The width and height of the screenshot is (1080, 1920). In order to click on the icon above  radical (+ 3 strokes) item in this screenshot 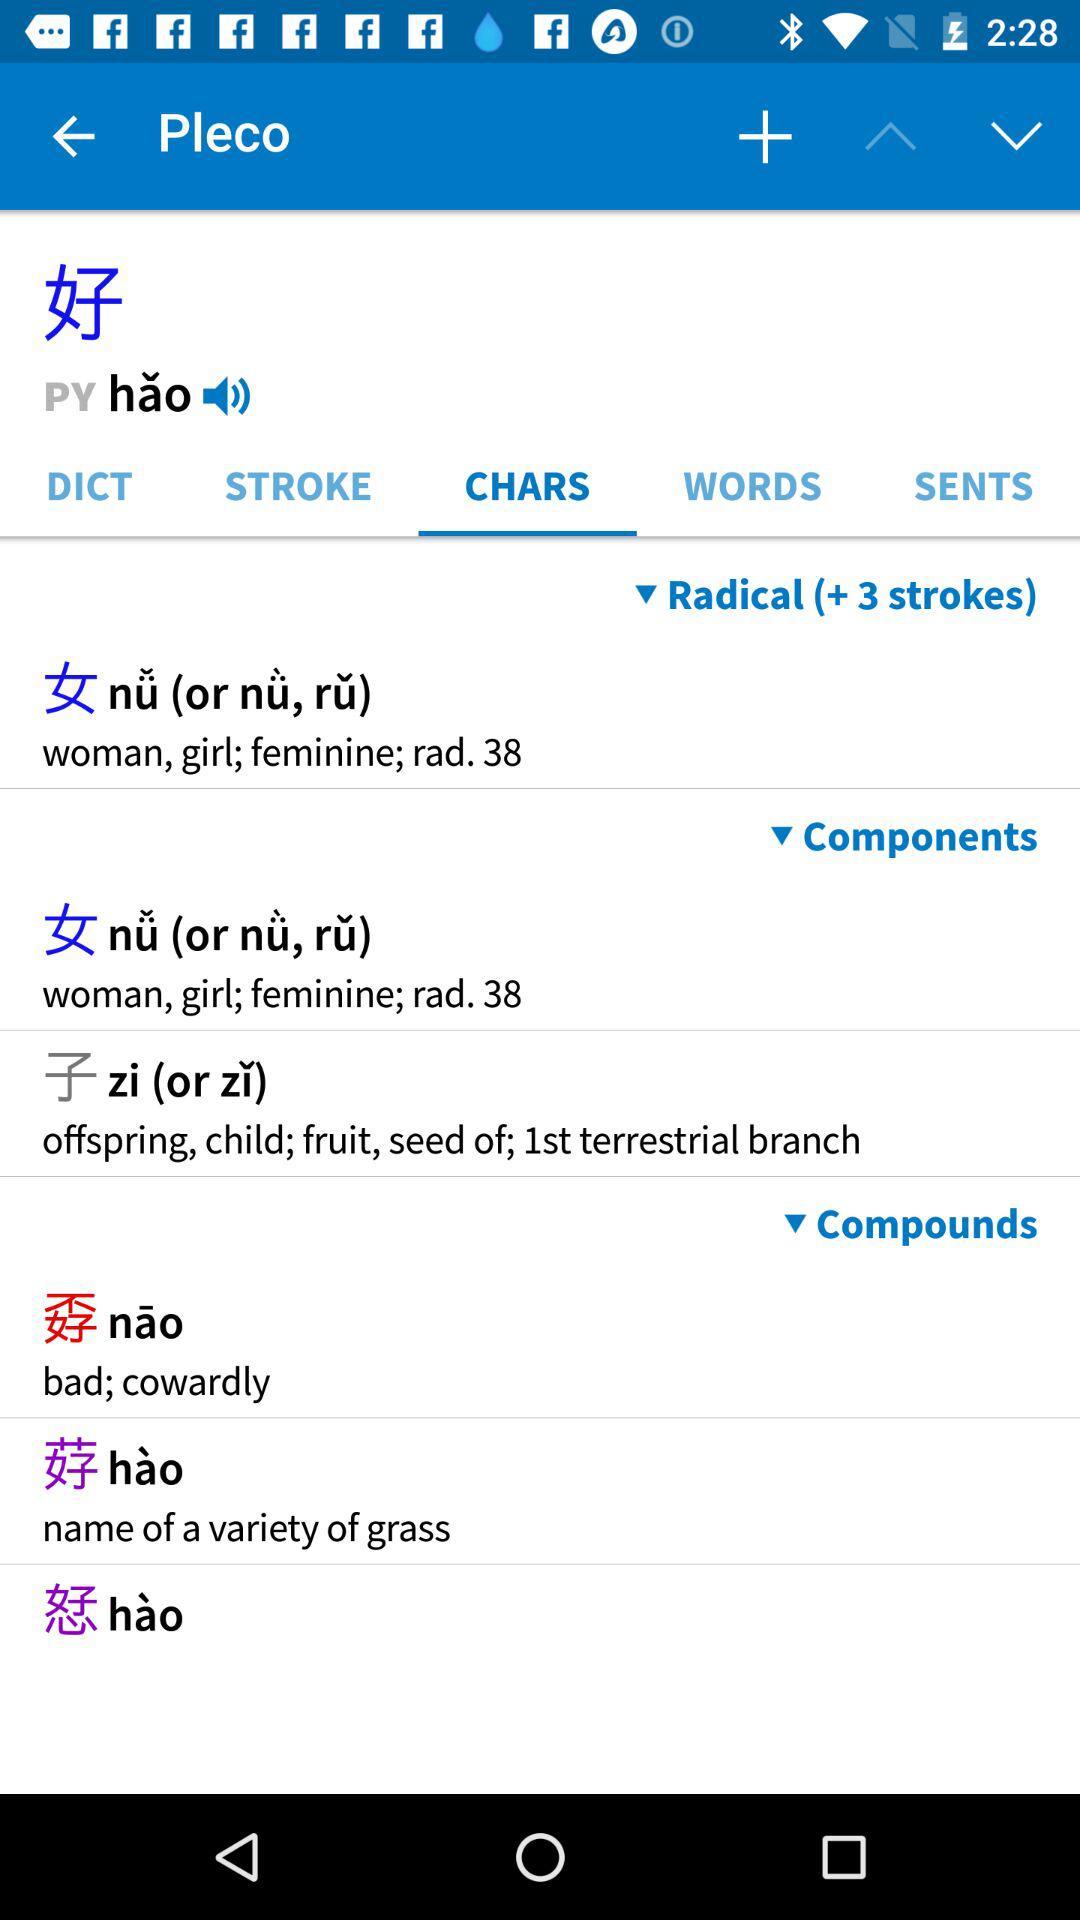, I will do `click(540, 541)`.